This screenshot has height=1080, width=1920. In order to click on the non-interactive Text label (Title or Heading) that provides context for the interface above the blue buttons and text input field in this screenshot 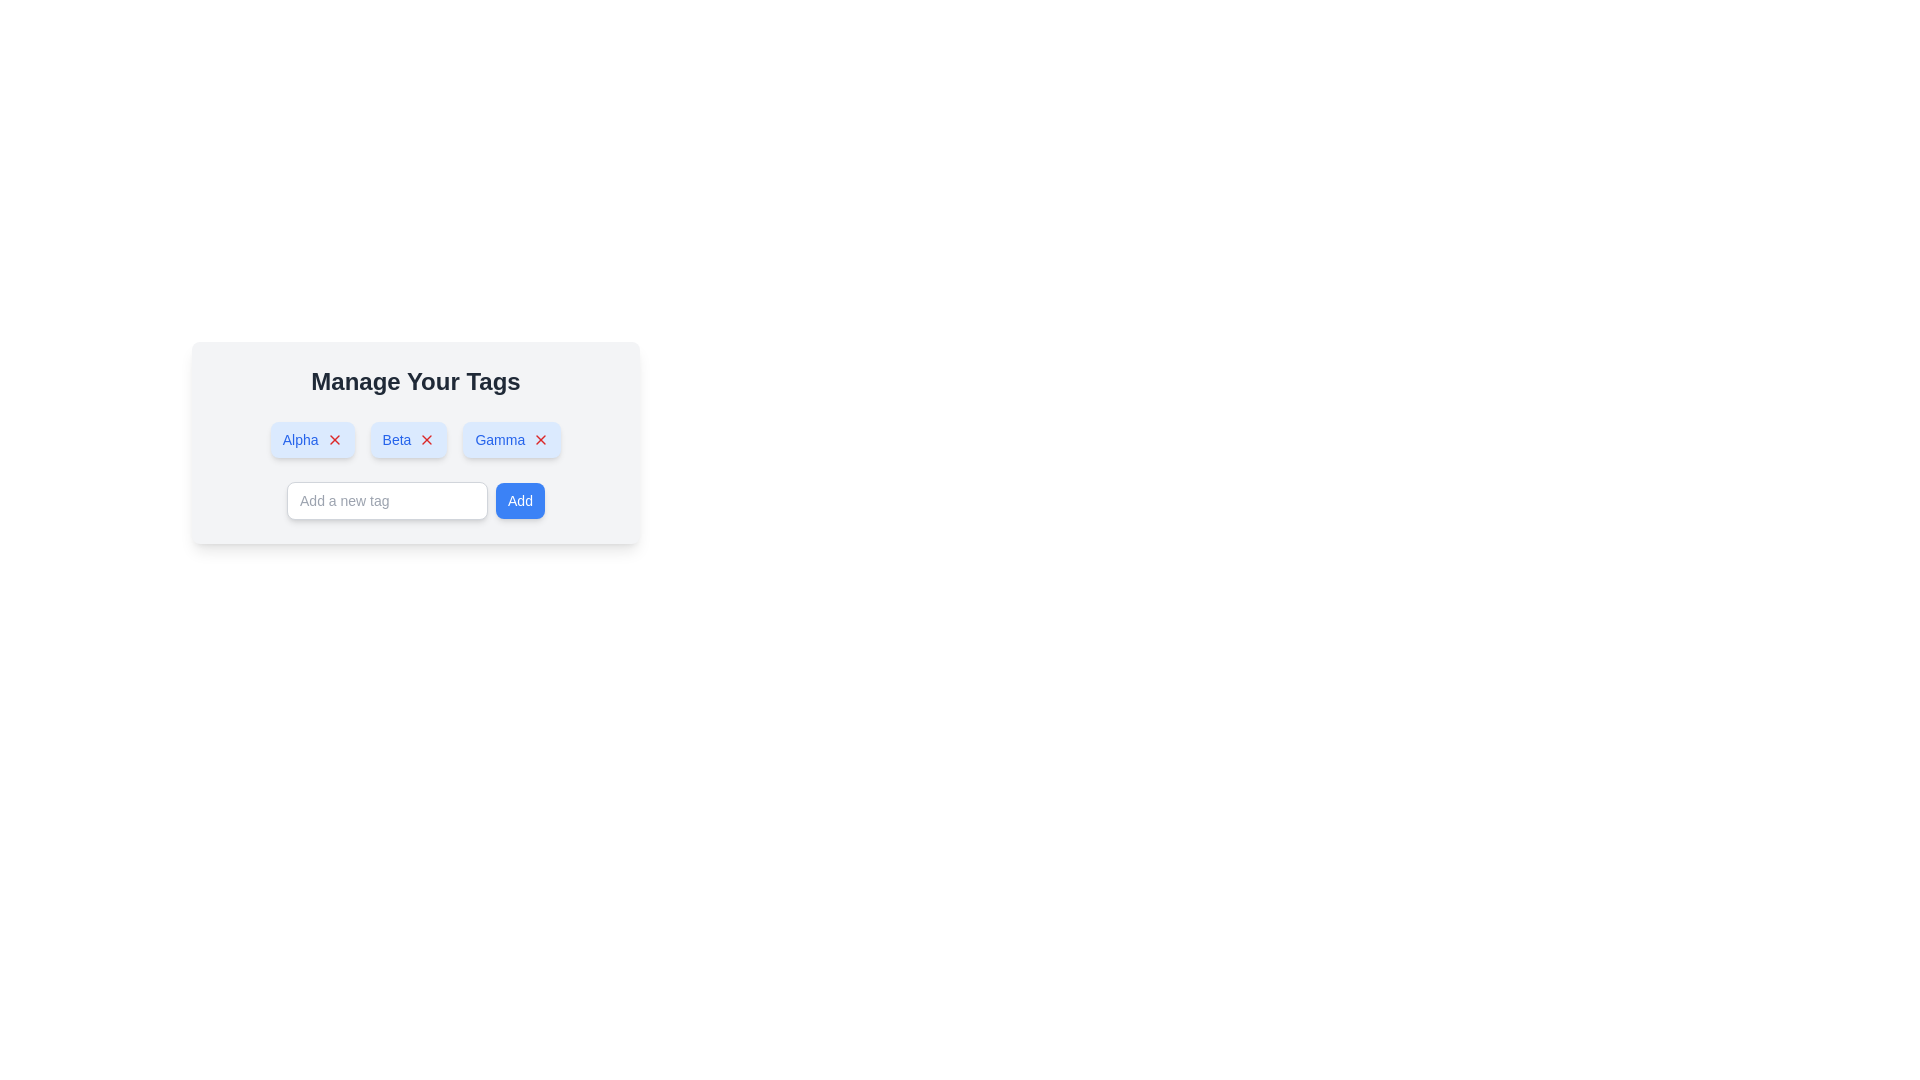, I will do `click(415, 381)`.